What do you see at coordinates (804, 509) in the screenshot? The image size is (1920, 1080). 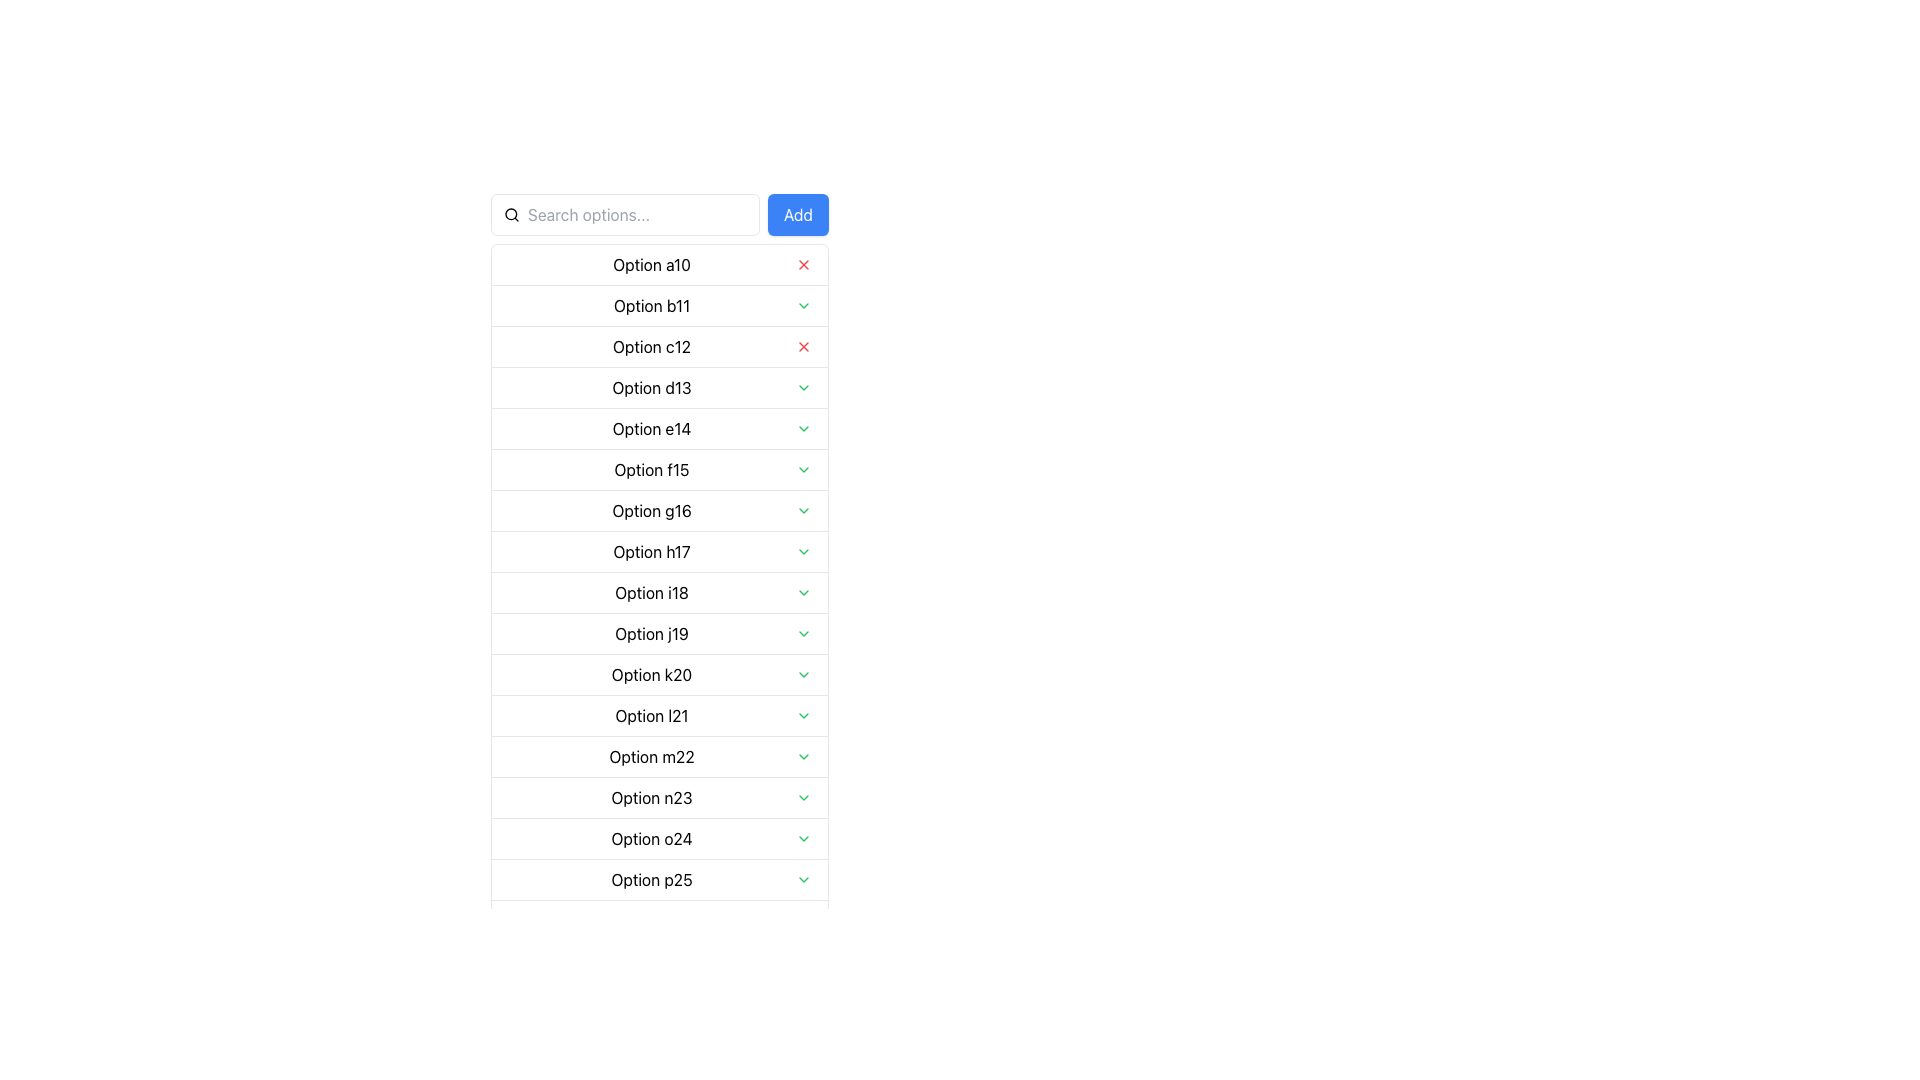 I see `the green downward-pointing chevron icon next to the 'Option g16' entry` at bounding box center [804, 509].